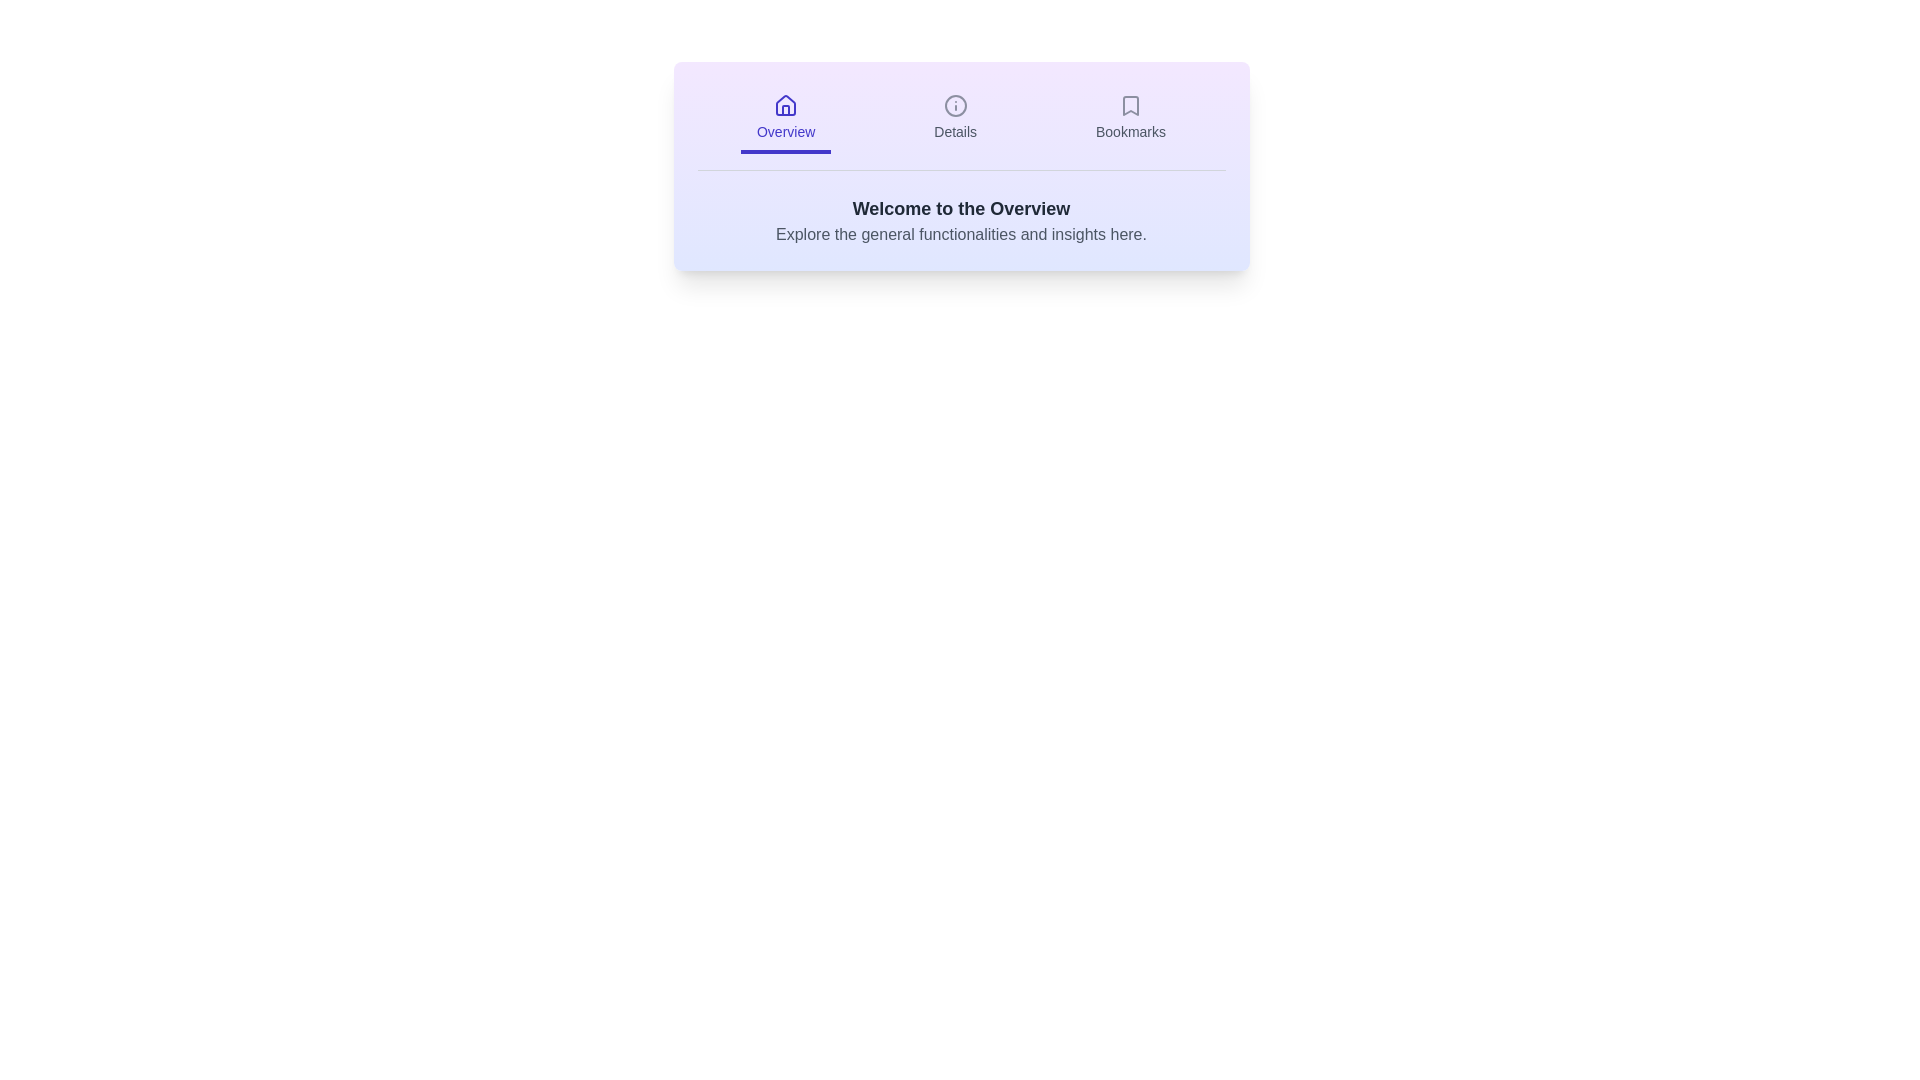  What do you see at coordinates (954, 105) in the screenshot?
I see `the circular icon with a centered 'i' symbol in a semi-transparent gray color located in the center of the 'Details' tab` at bounding box center [954, 105].